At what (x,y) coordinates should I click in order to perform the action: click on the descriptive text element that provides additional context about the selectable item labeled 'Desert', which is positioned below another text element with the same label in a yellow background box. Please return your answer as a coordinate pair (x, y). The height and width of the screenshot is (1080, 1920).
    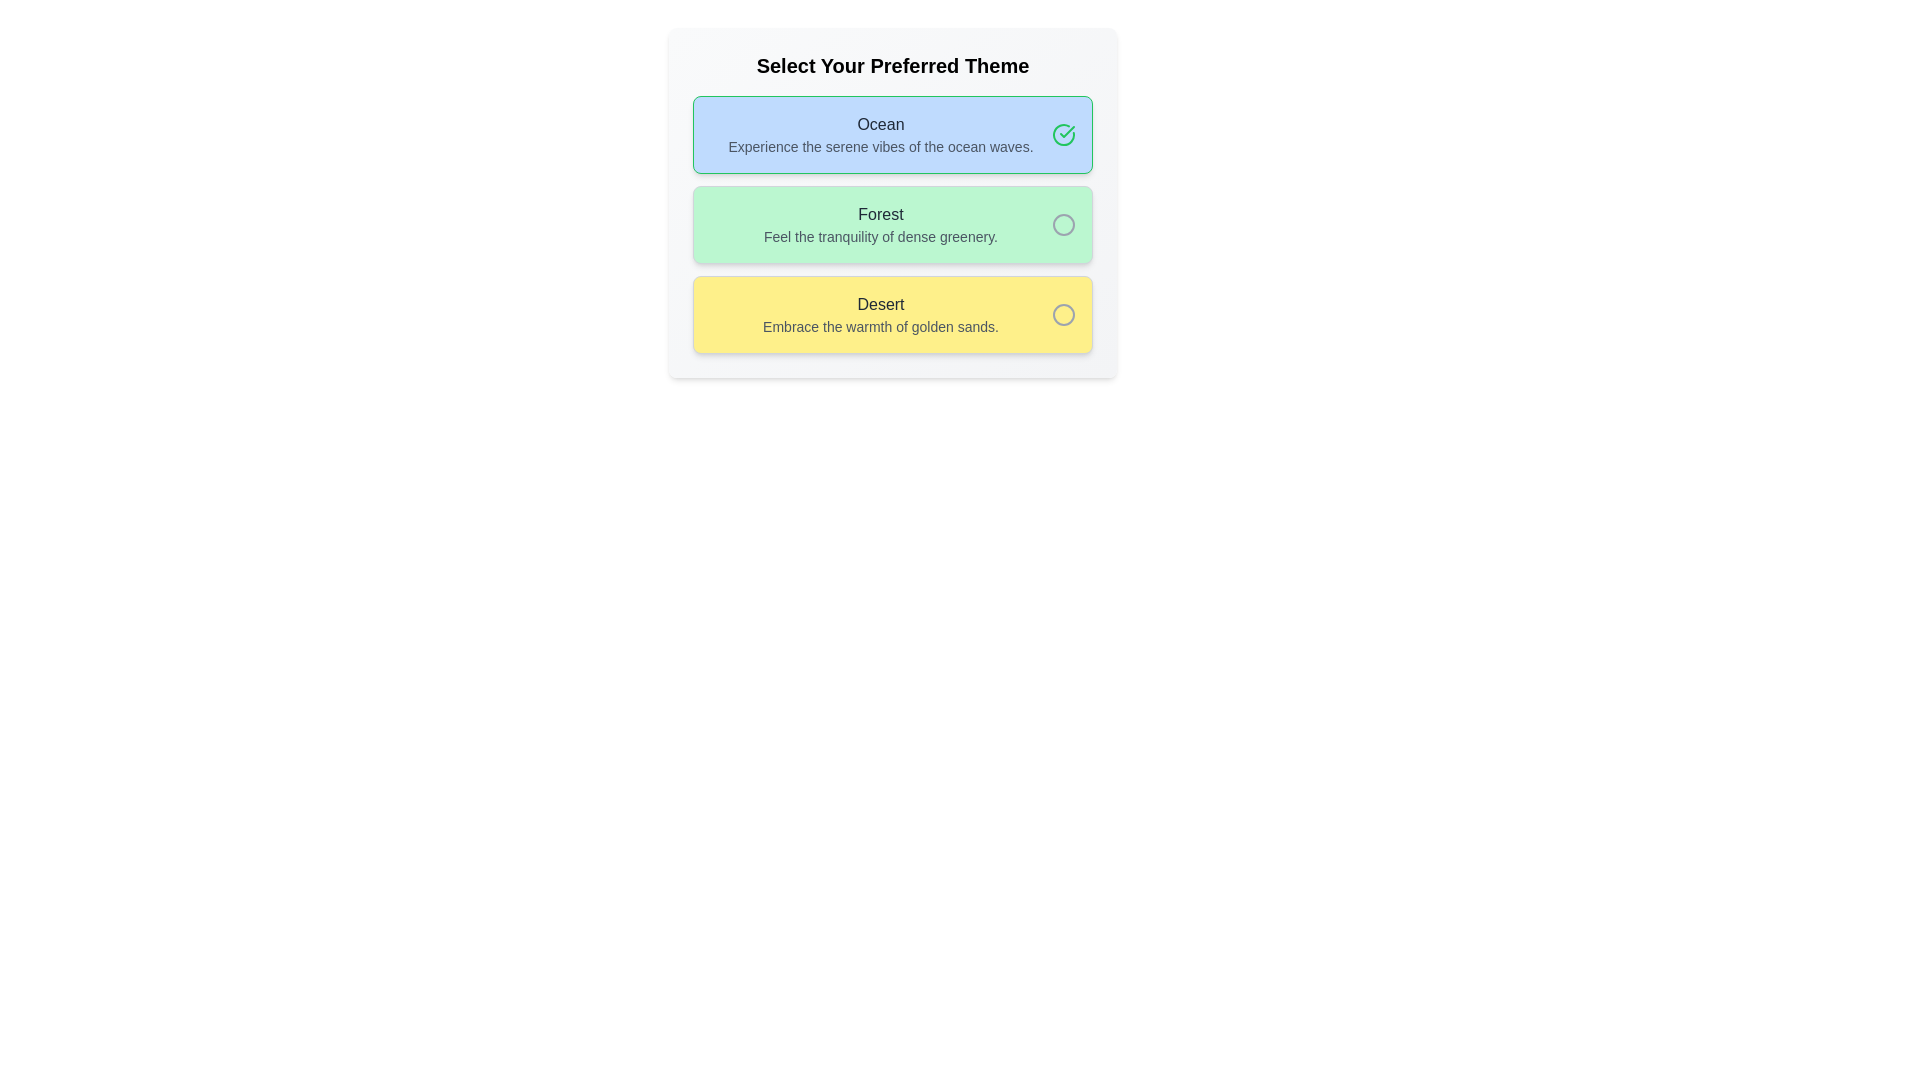
    Looking at the image, I should click on (880, 326).